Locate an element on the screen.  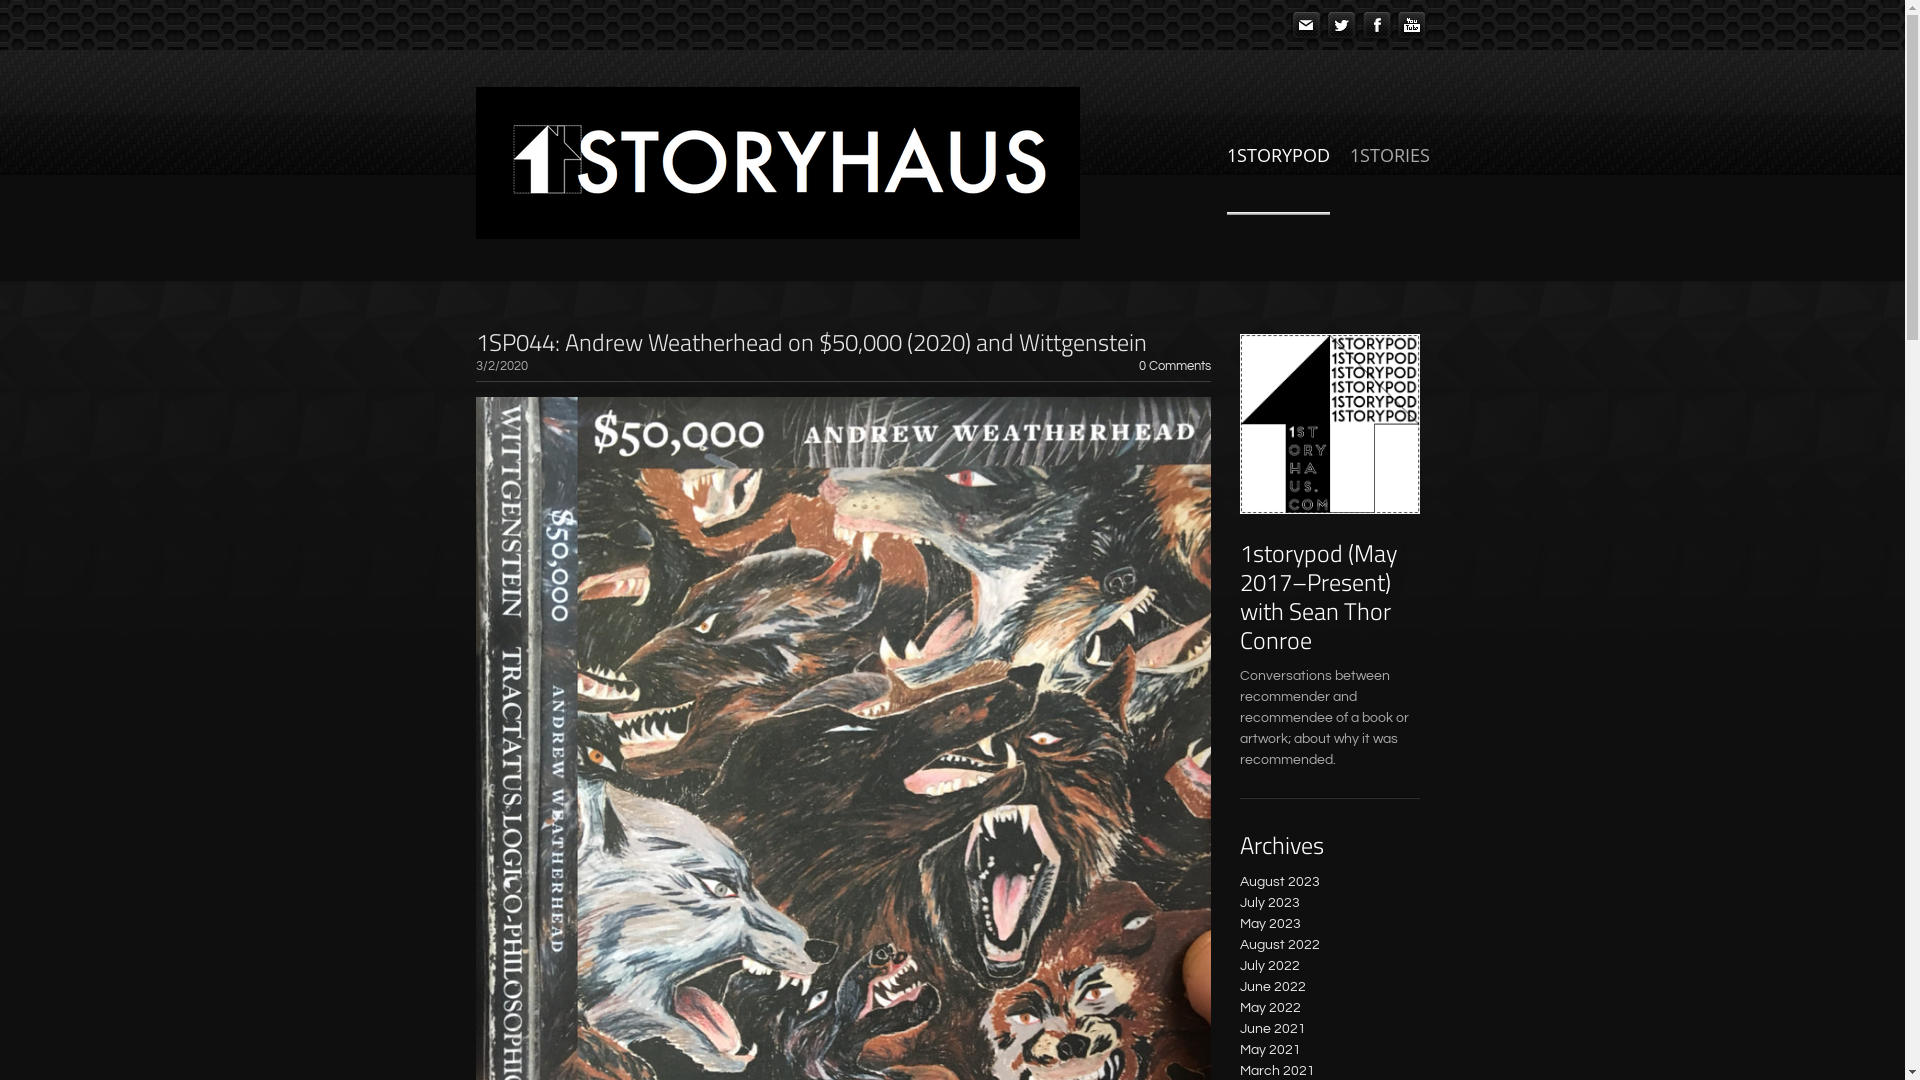
'June 2021' is located at coordinates (1271, 1029).